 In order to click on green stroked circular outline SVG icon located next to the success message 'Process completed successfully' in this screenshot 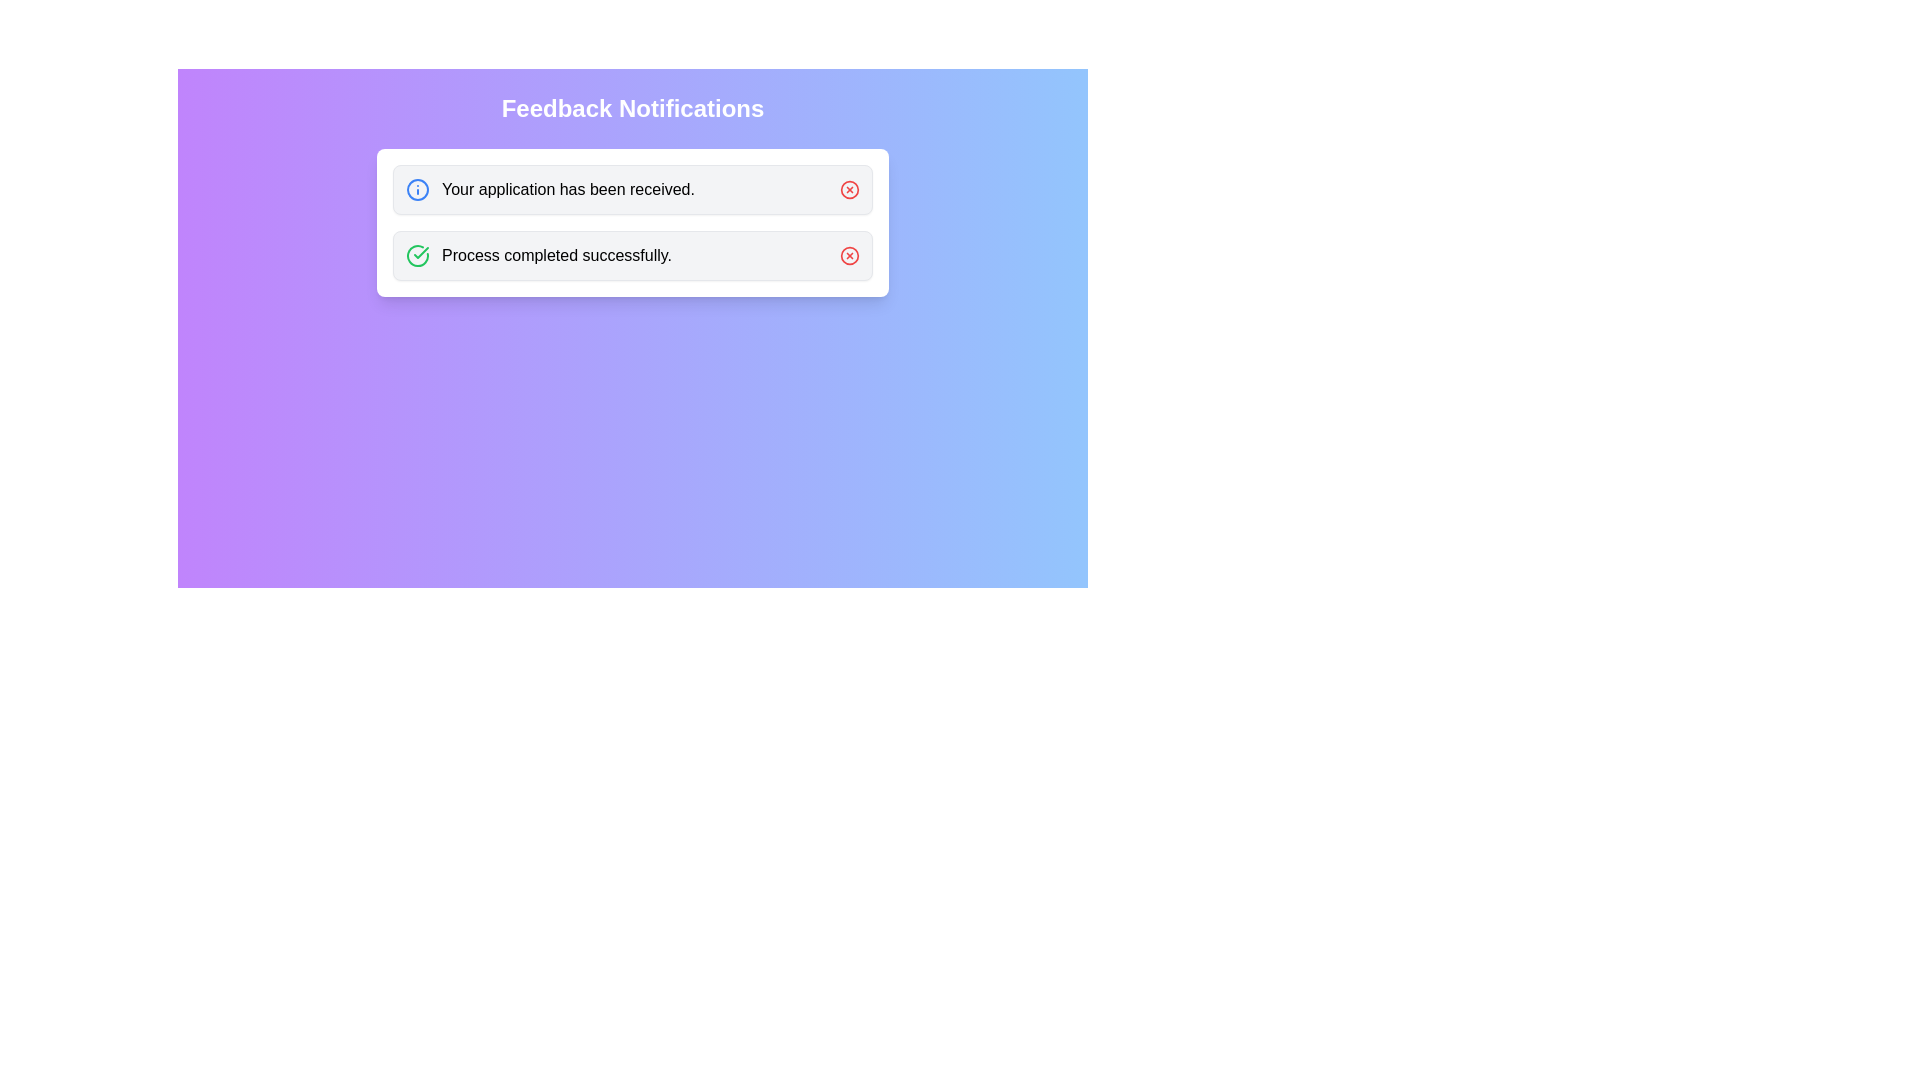, I will do `click(416, 254)`.